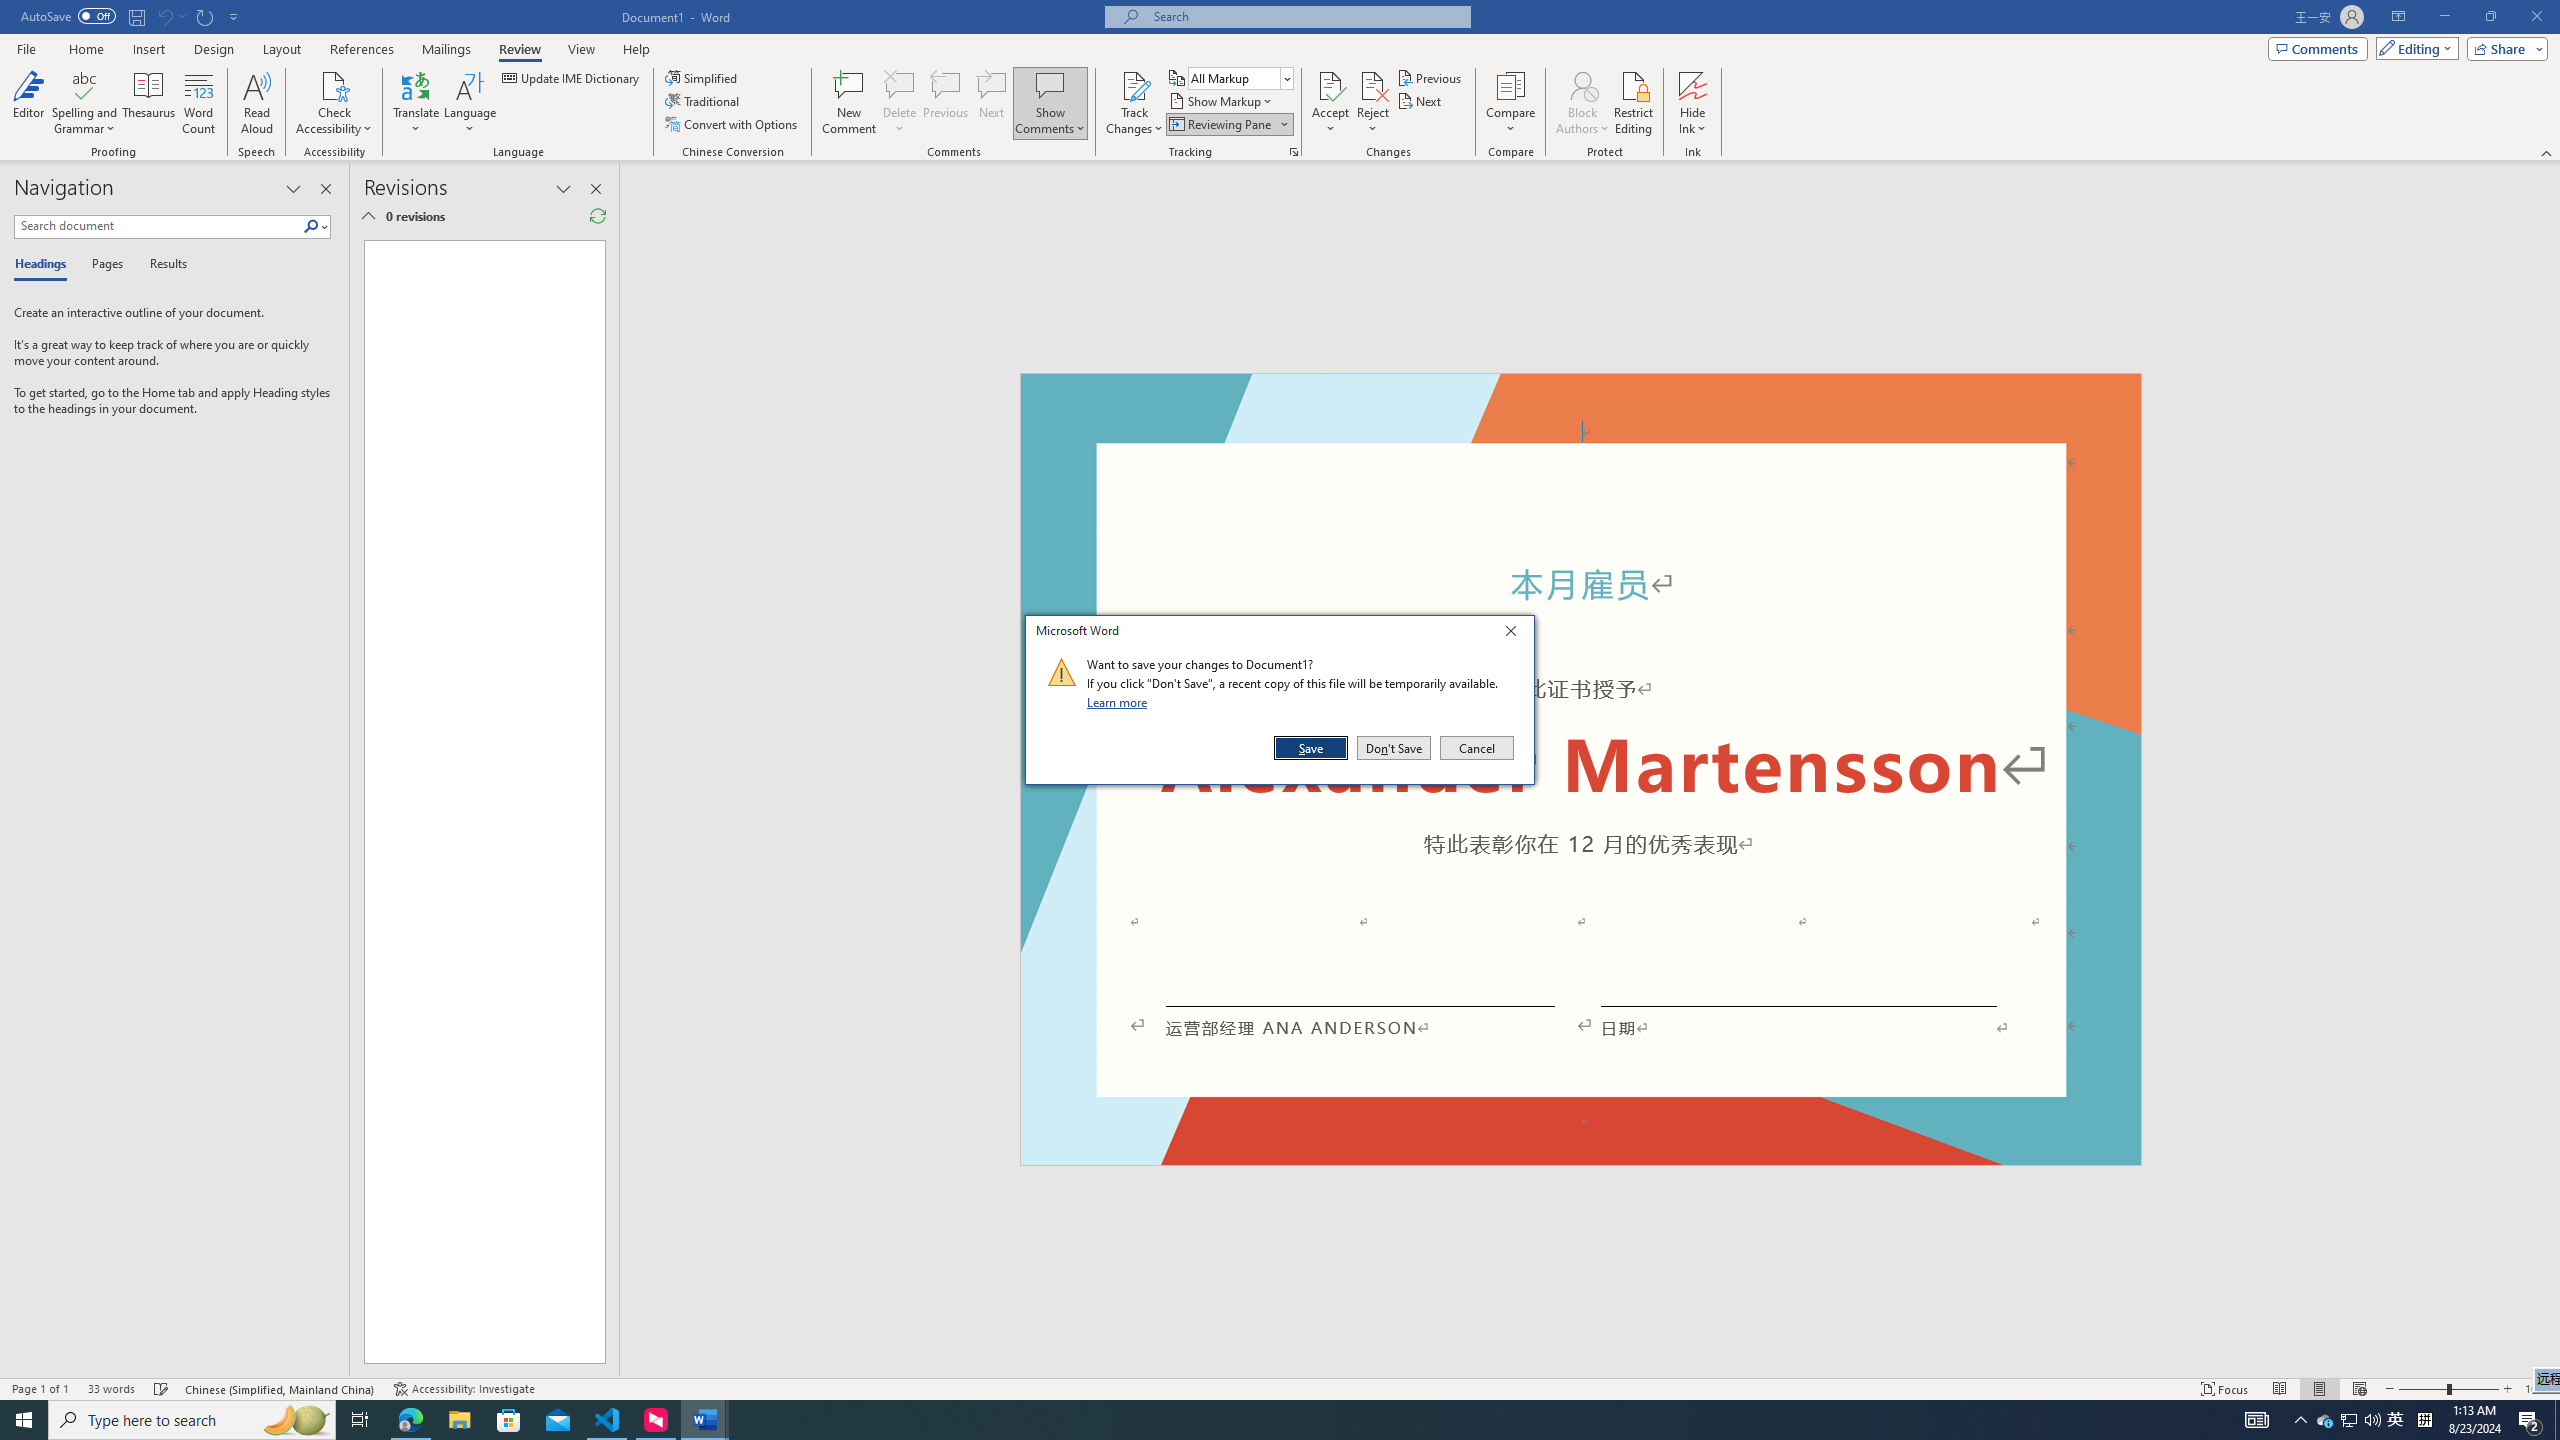  Describe the element at coordinates (2319, 1389) in the screenshot. I see `'Print Layout'` at that location.